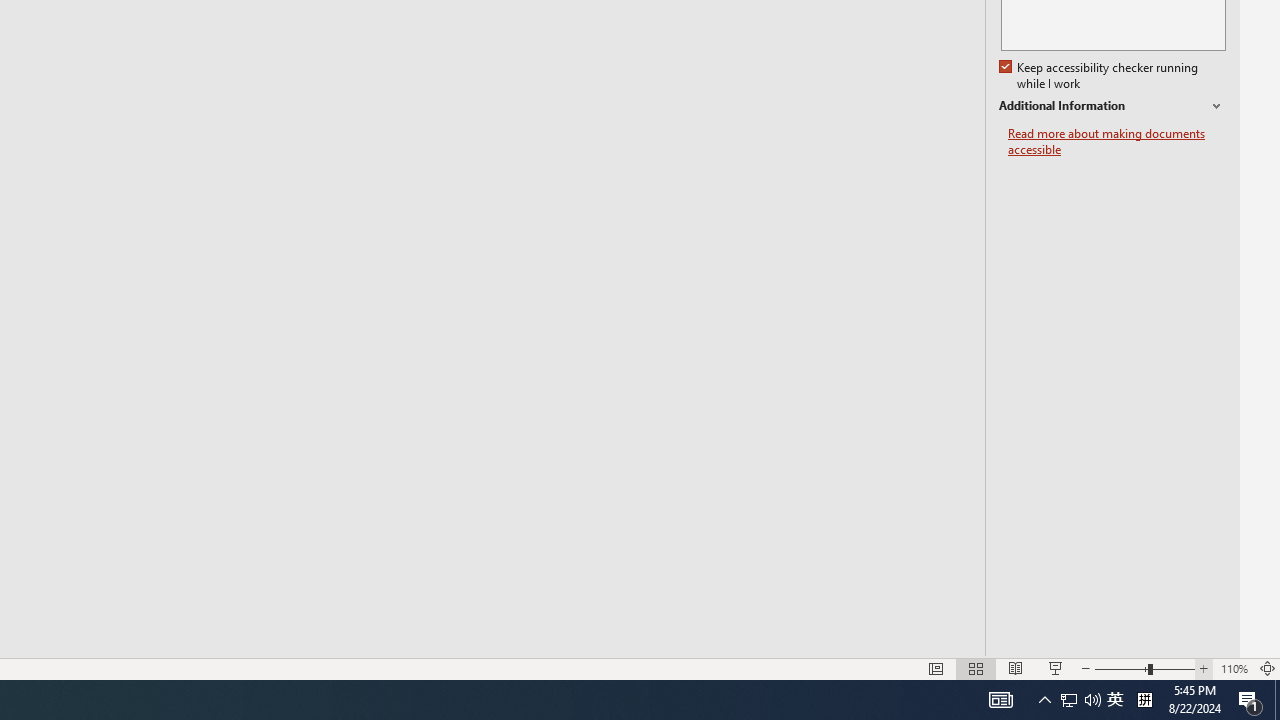 The width and height of the screenshot is (1280, 720). I want to click on 'Slide Show', so click(1055, 669).